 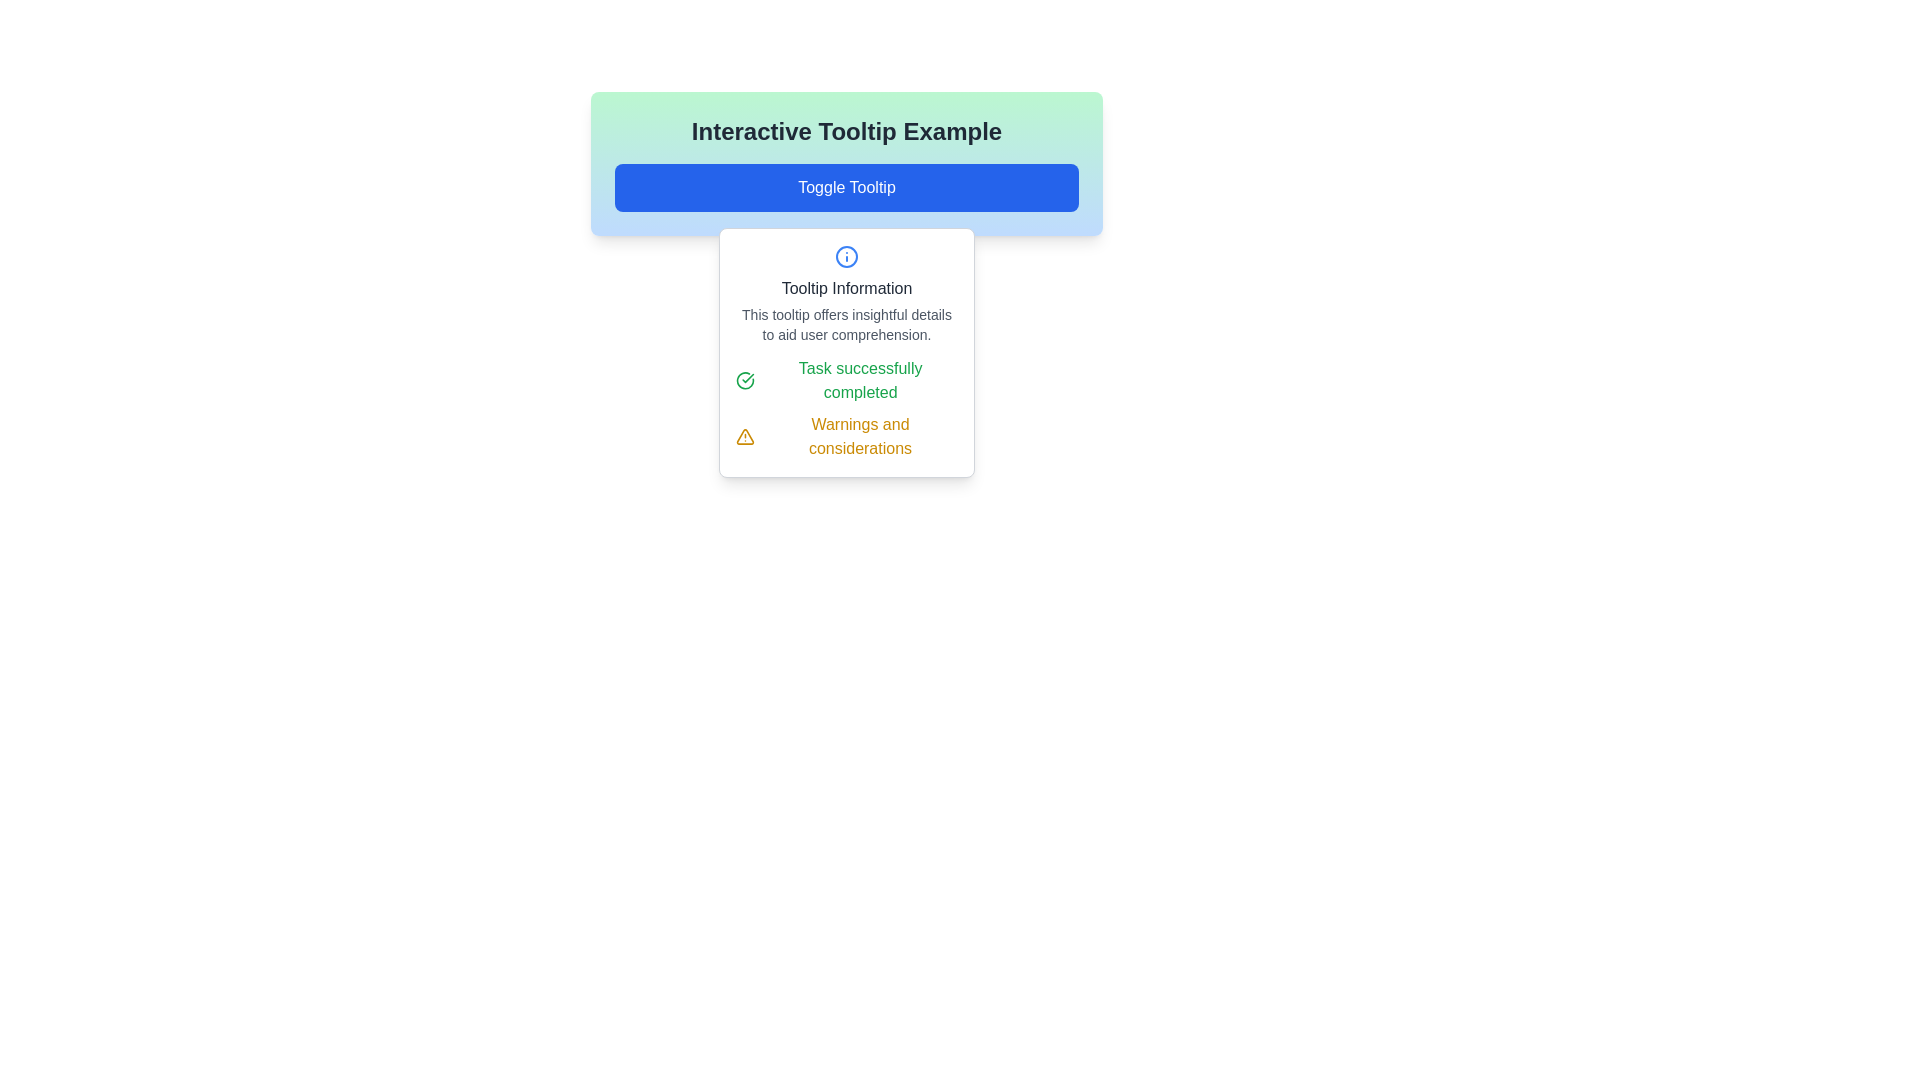 What do you see at coordinates (846, 289) in the screenshot?
I see `text label that serves as a title for the tooltip content, located centrally above a text block` at bounding box center [846, 289].